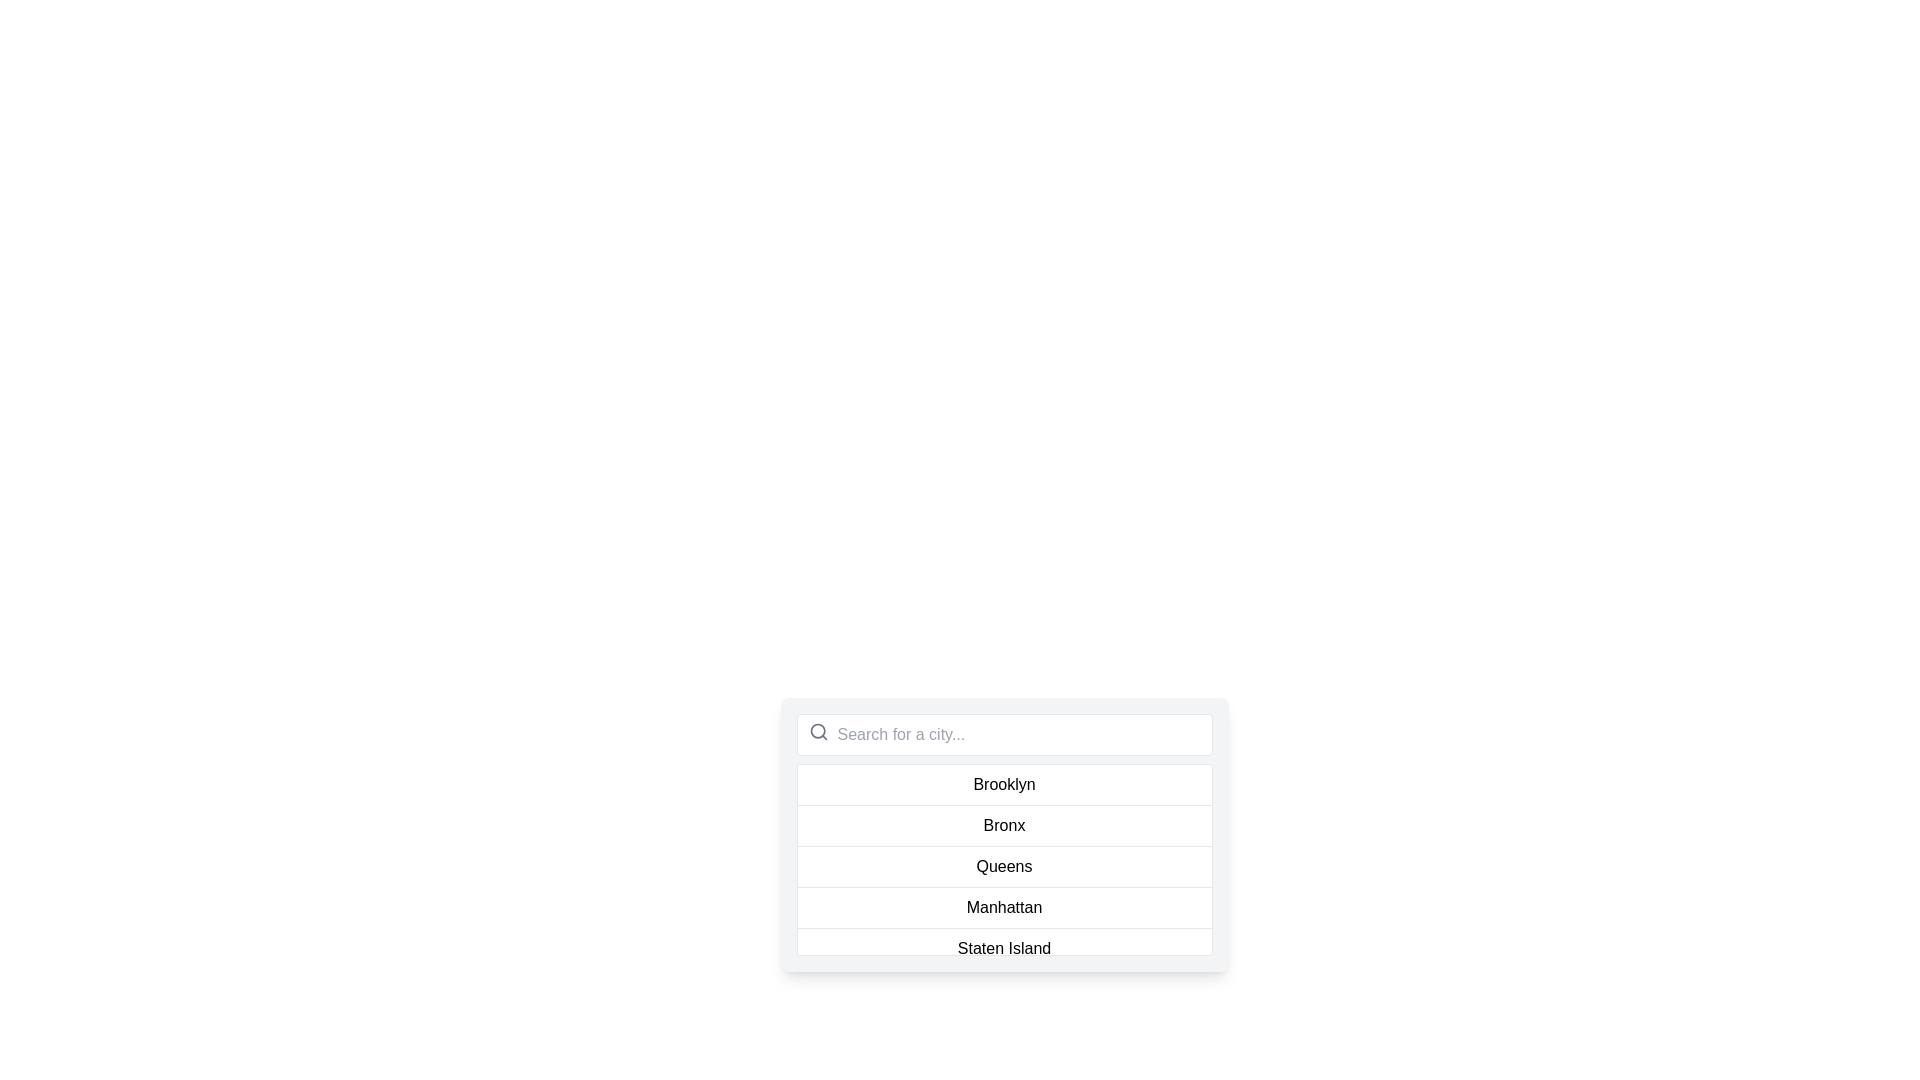  Describe the element at coordinates (1004, 865) in the screenshot. I see `the text label displaying 'Queens'` at that location.